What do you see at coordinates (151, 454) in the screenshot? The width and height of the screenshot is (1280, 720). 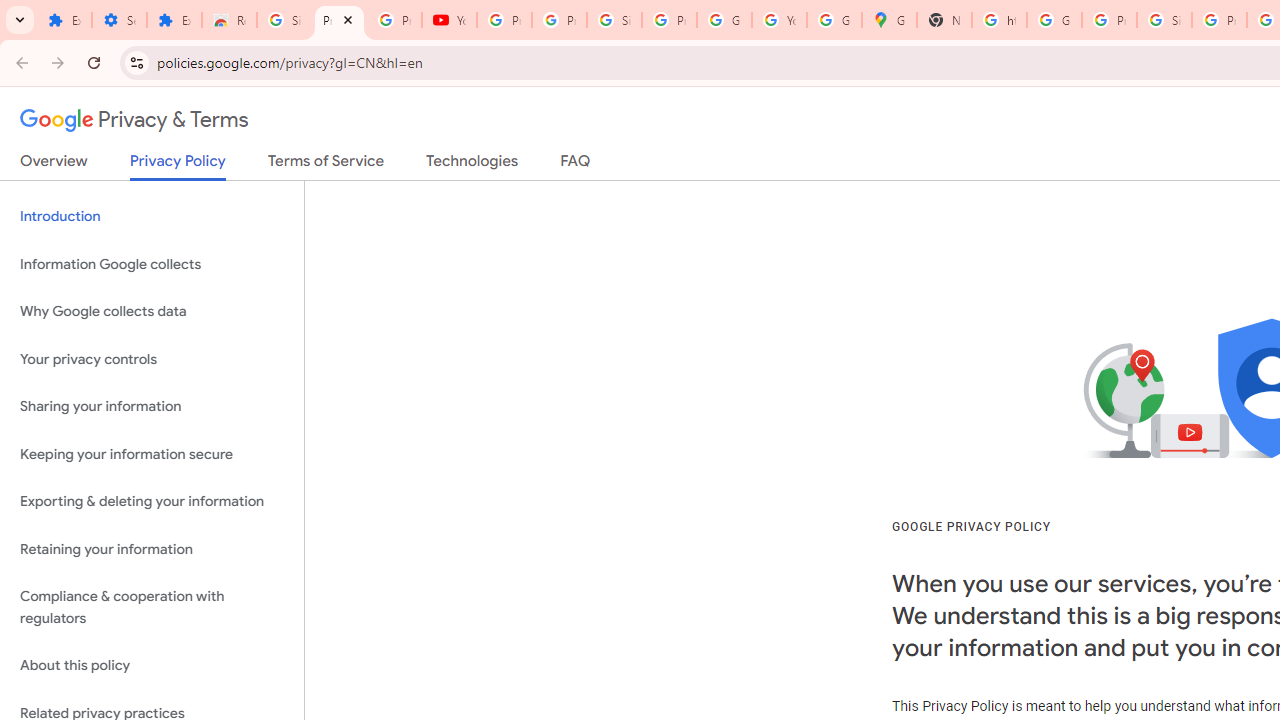 I see `'Keeping your information secure'` at bounding box center [151, 454].